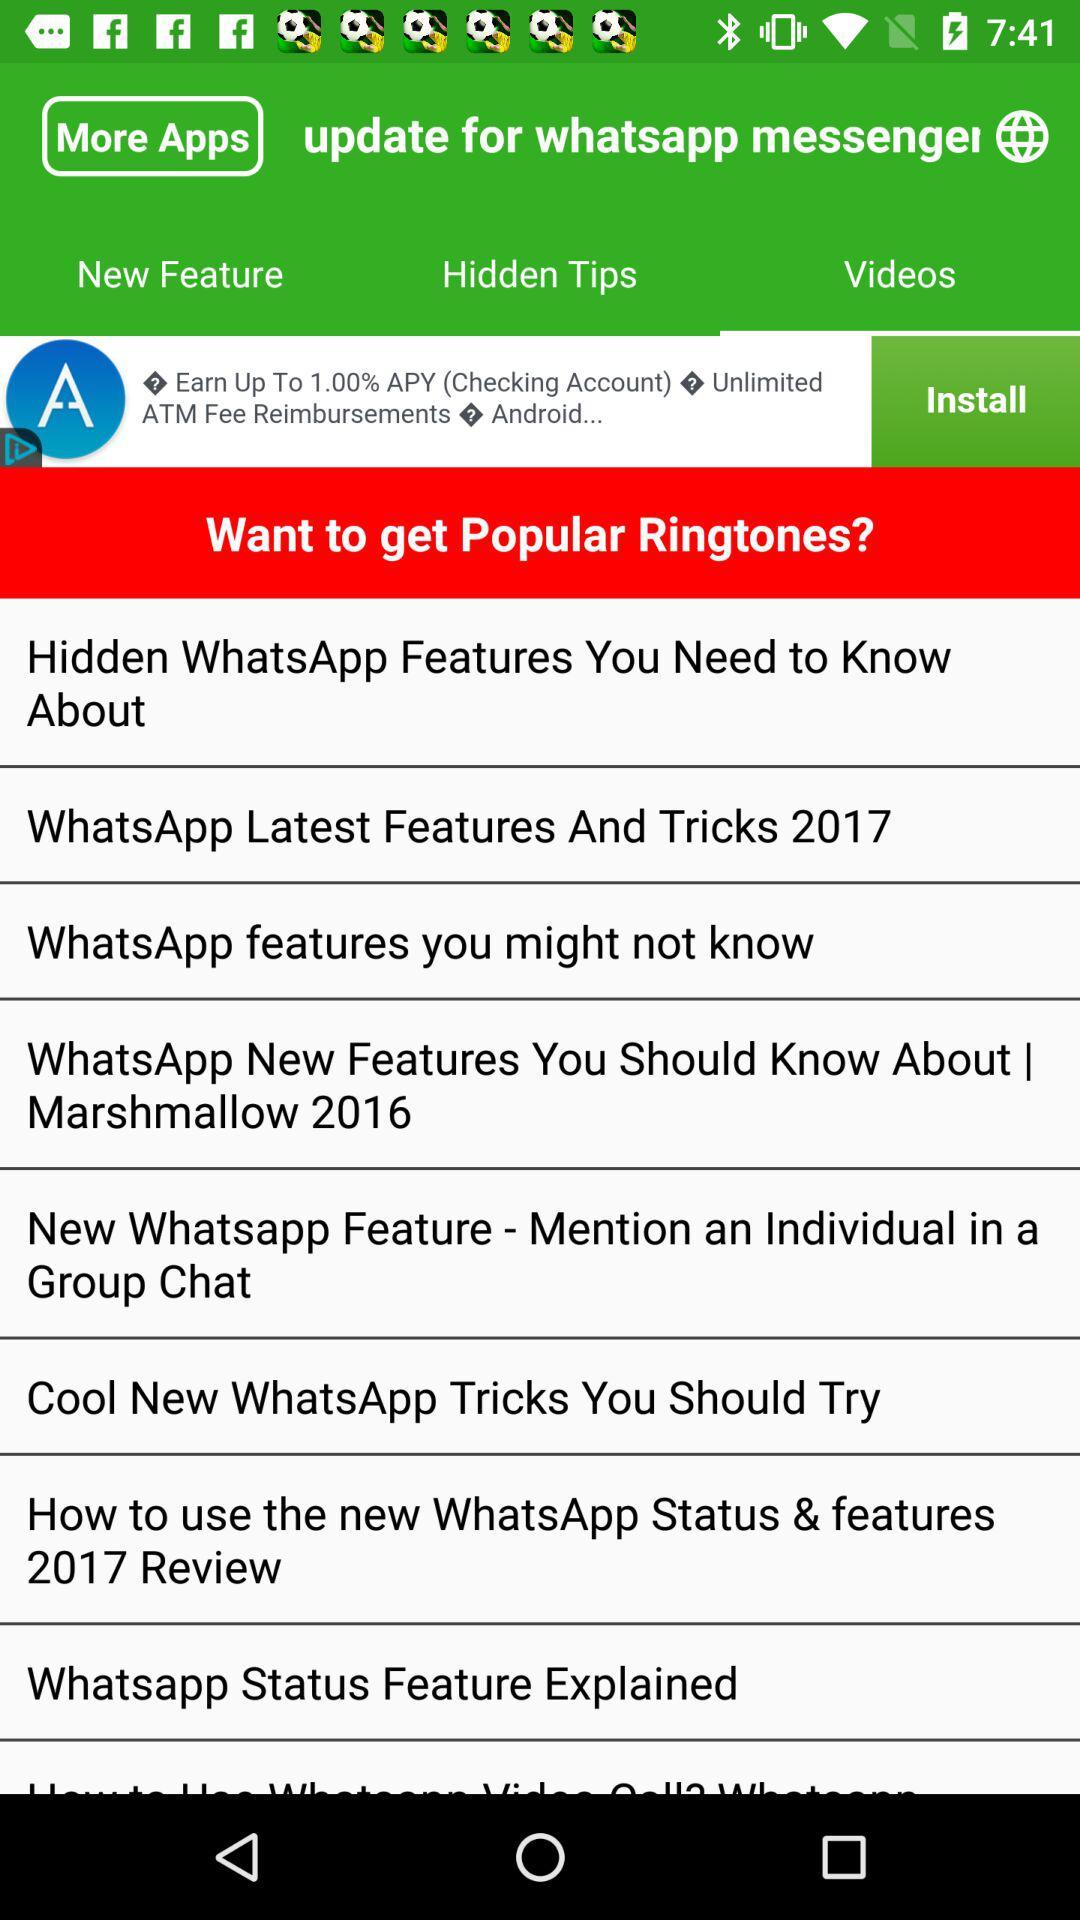  I want to click on advertisement page, so click(540, 400).